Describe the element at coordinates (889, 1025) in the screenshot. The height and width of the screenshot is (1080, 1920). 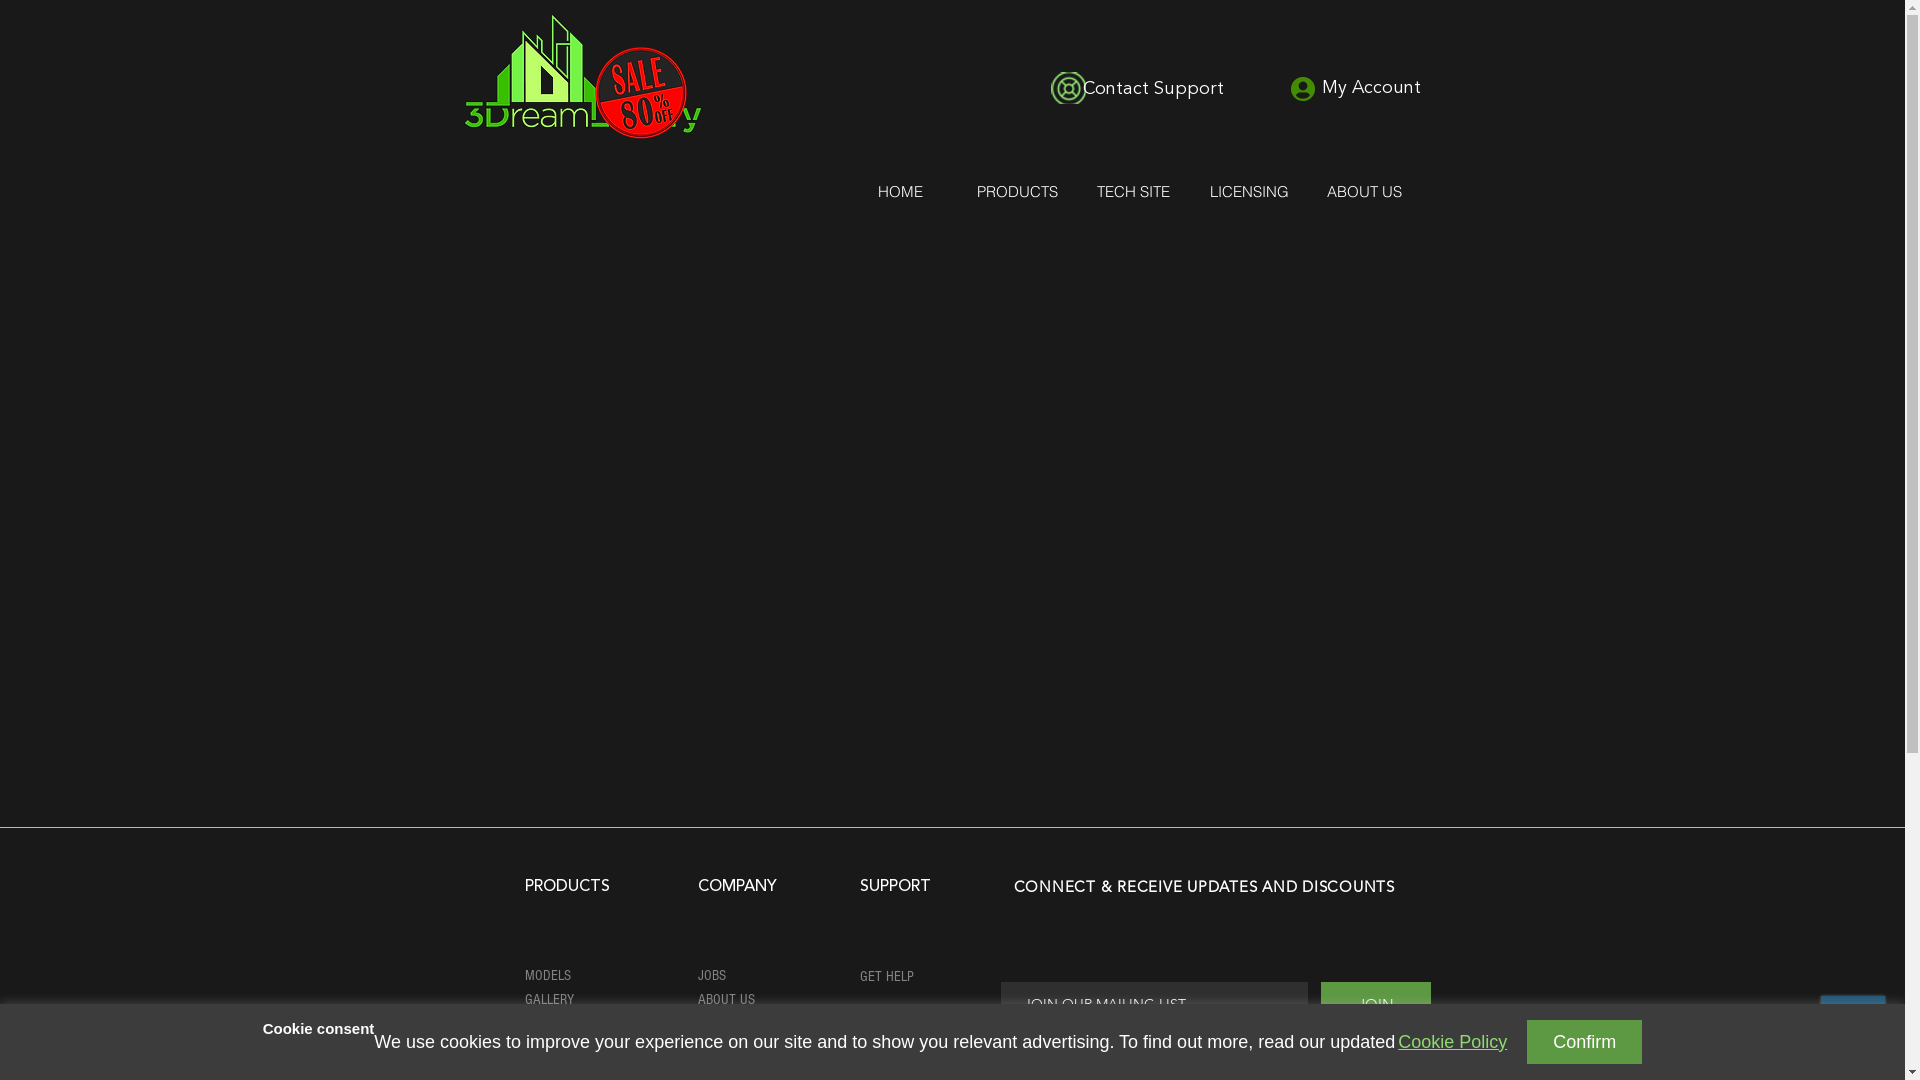
I see `'TUTORIALS'` at that location.